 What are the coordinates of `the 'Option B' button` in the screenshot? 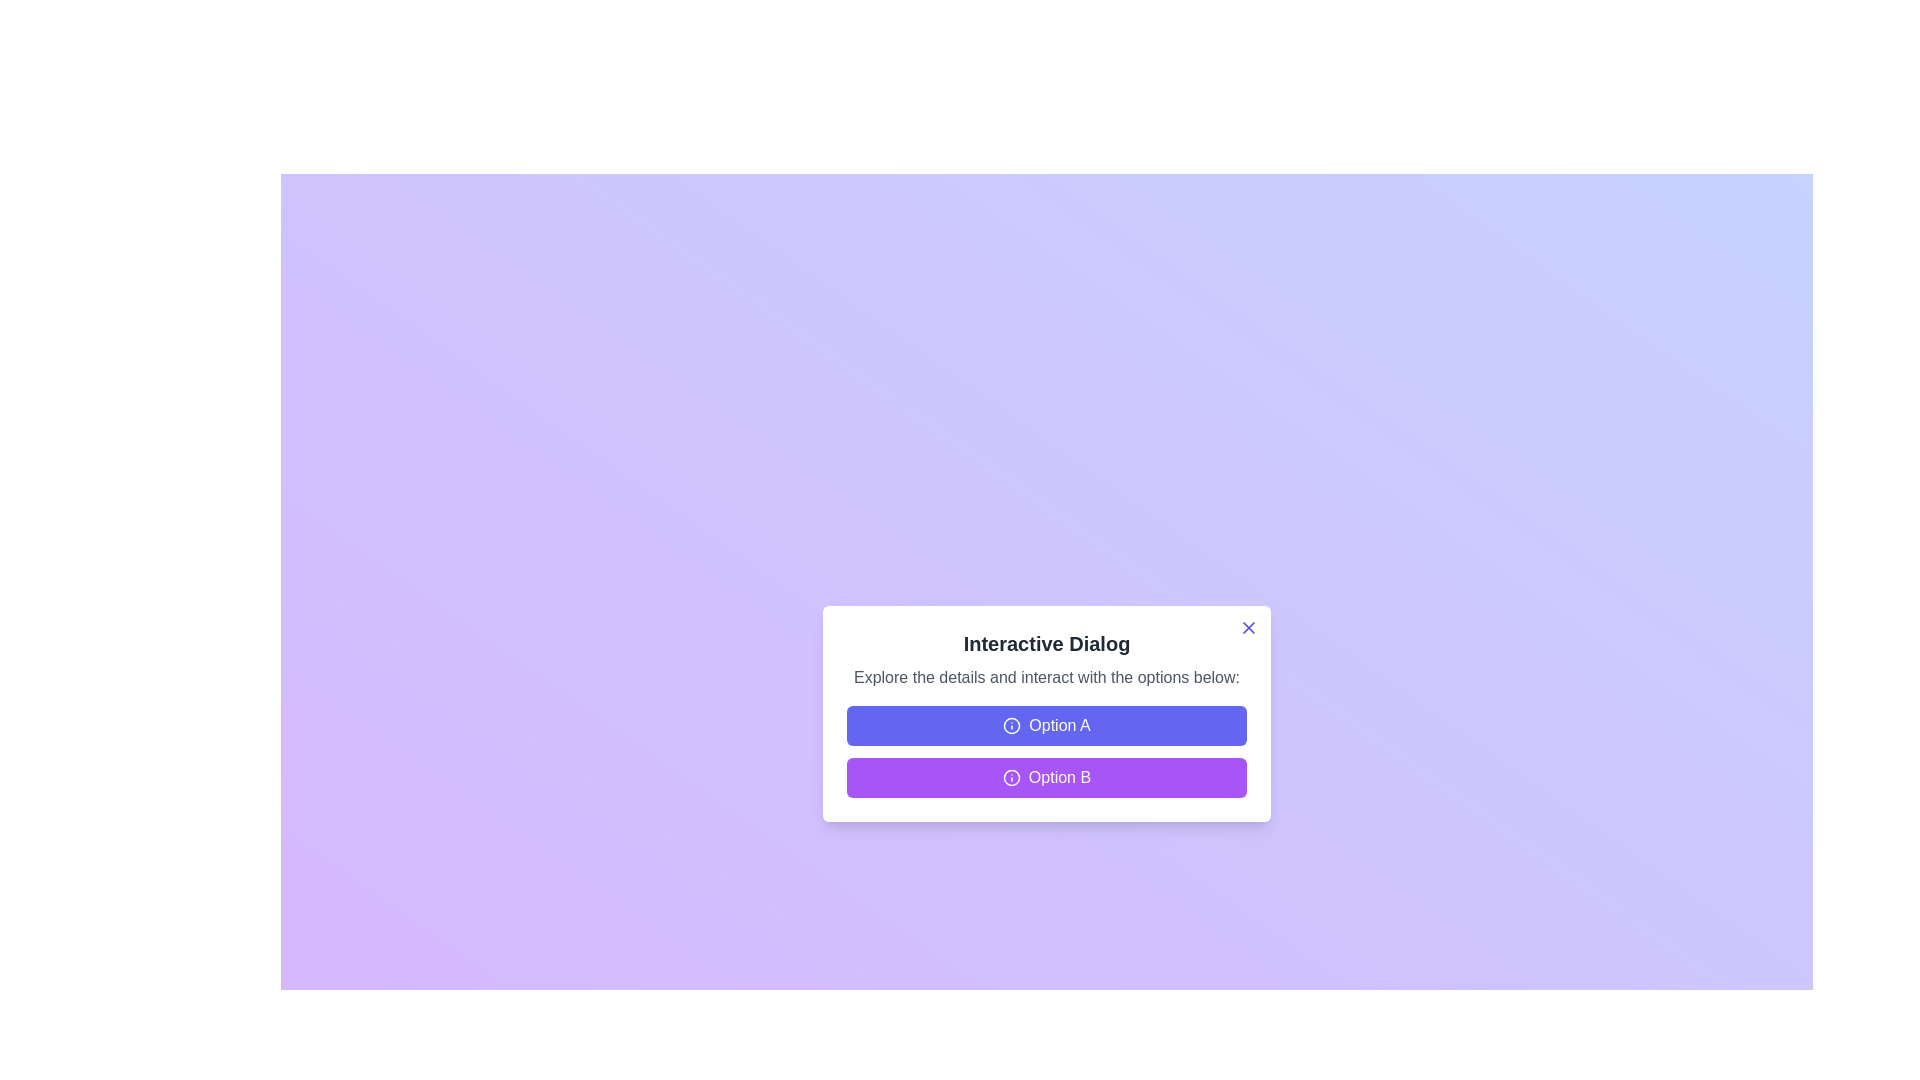 It's located at (1045, 777).